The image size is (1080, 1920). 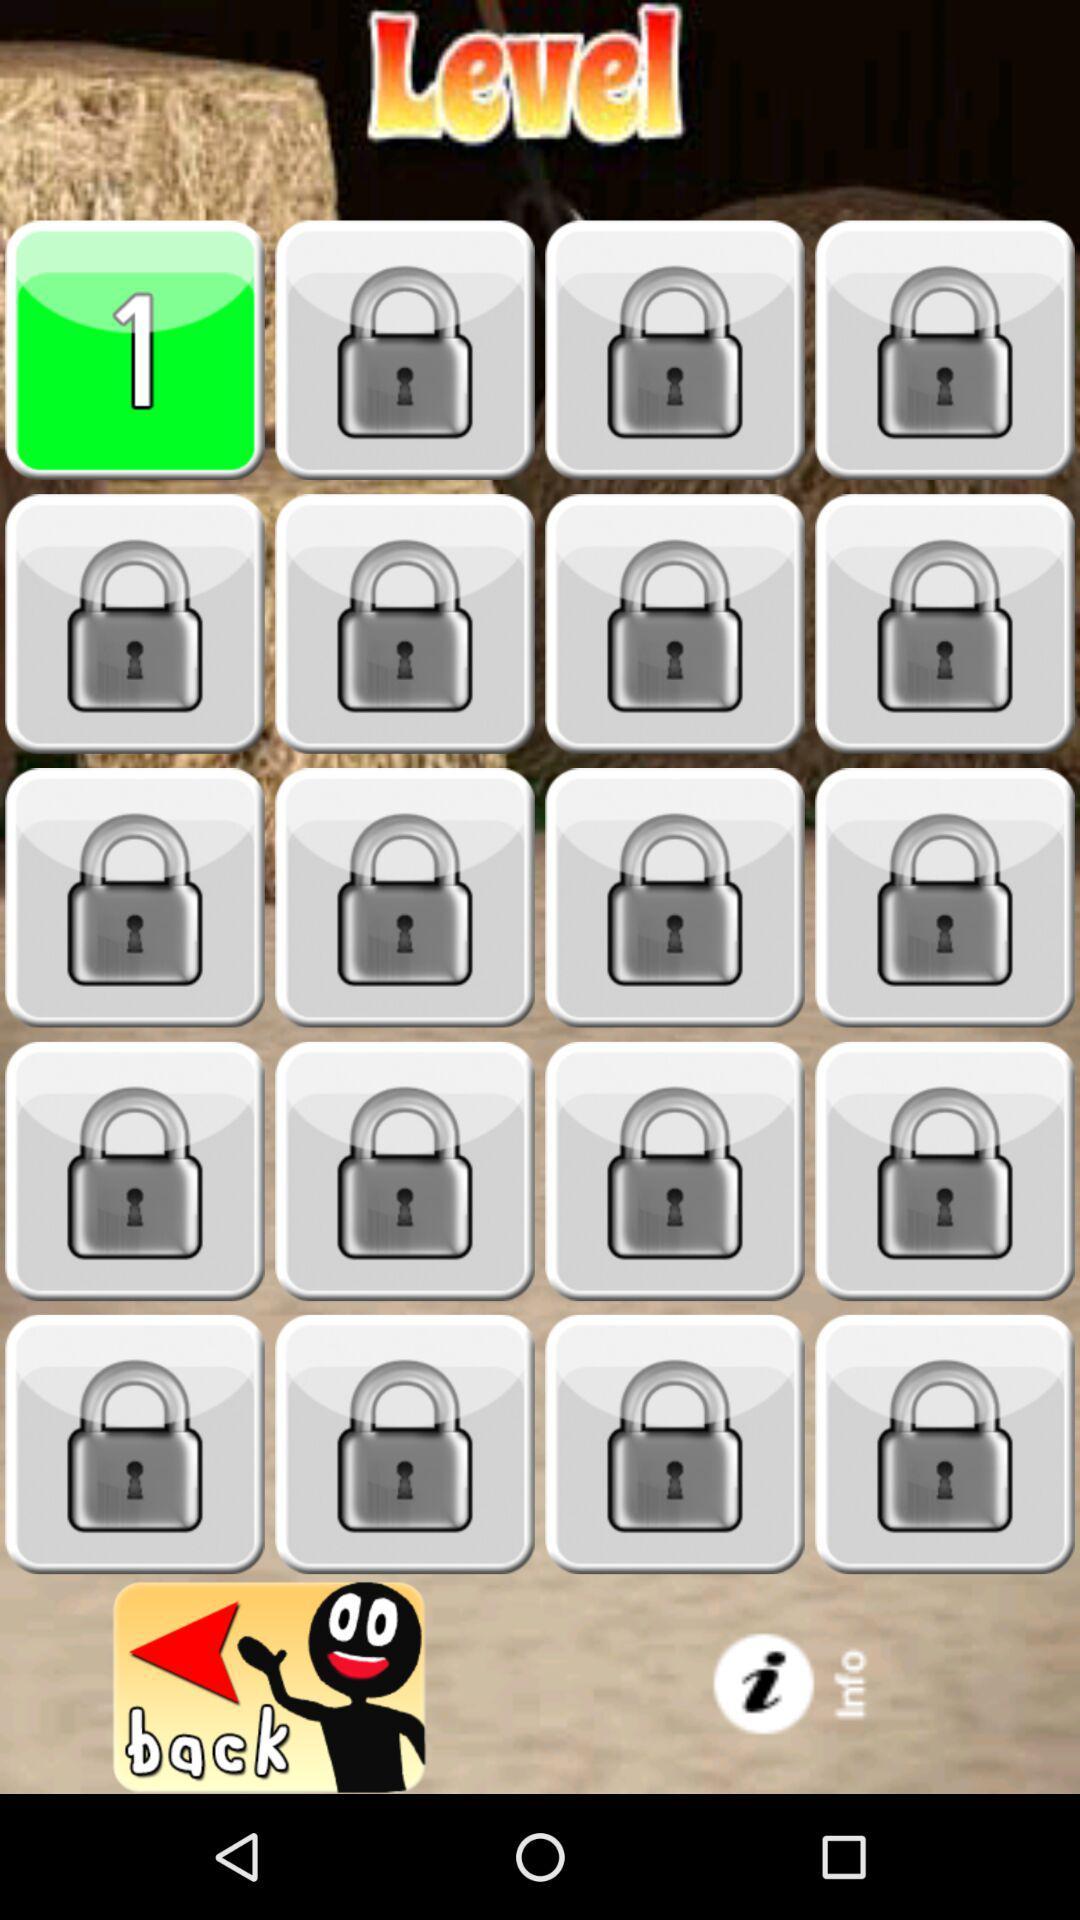 What do you see at coordinates (405, 623) in the screenshot?
I see `click level` at bounding box center [405, 623].